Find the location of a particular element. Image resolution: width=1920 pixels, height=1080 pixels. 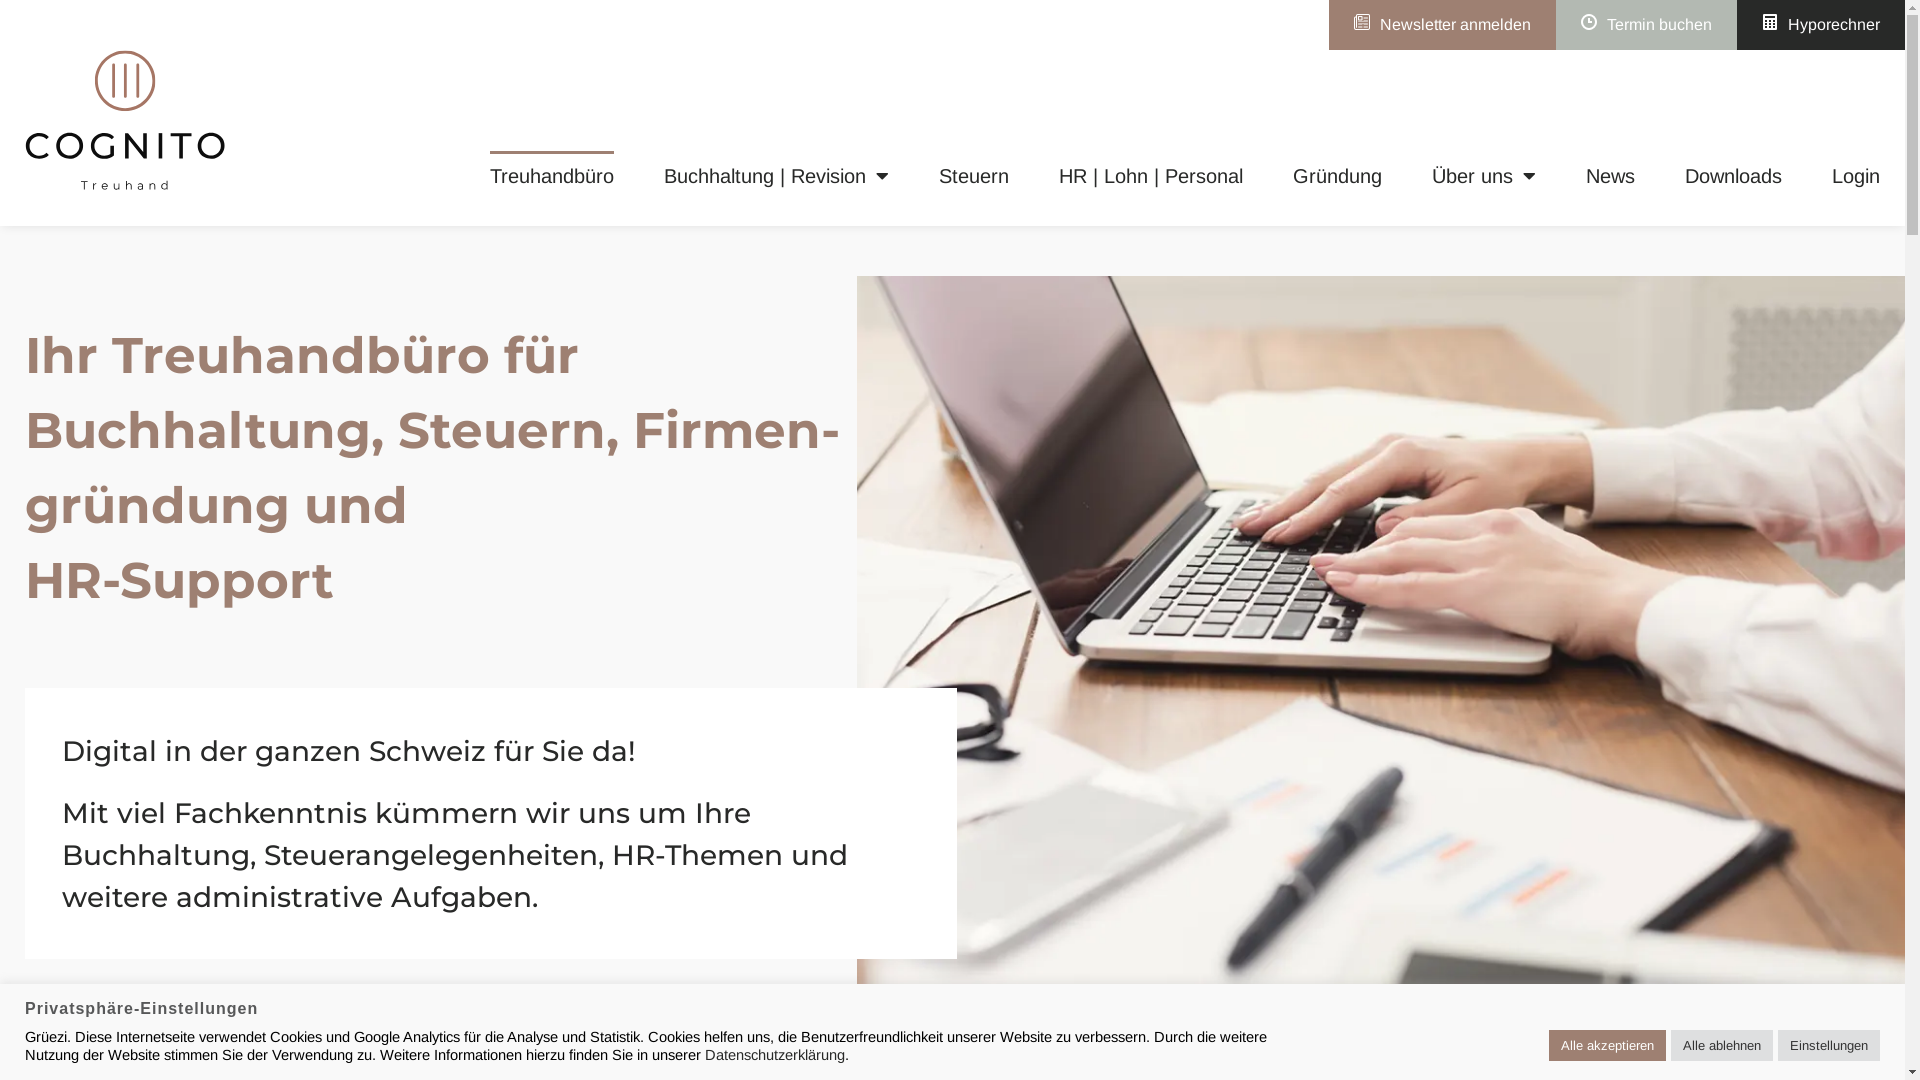

'Termin buchen' is located at coordinates (1646, 24).